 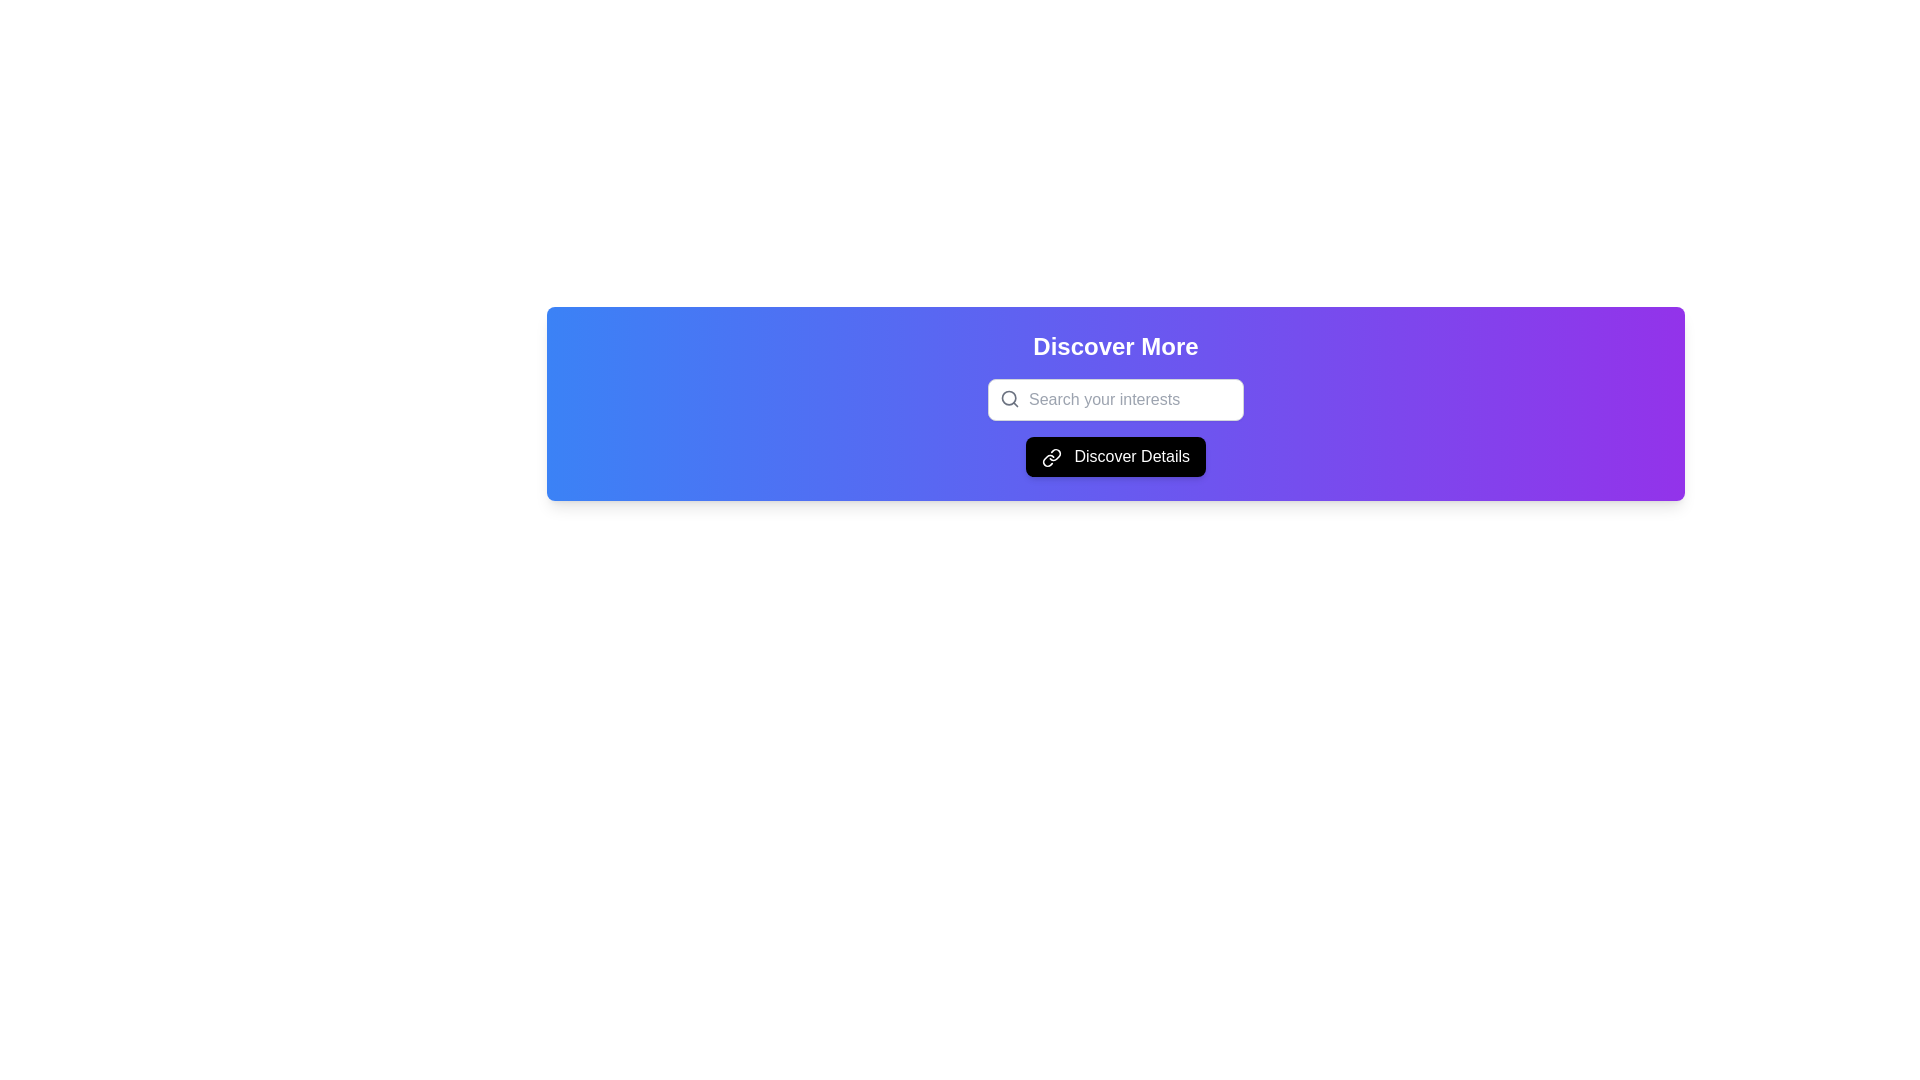 I want to click on the link icon composed of two chain links, which is located to the left of the text 'Discover Details' within a rounded button that has a black background, so click(x=1050, y=457).